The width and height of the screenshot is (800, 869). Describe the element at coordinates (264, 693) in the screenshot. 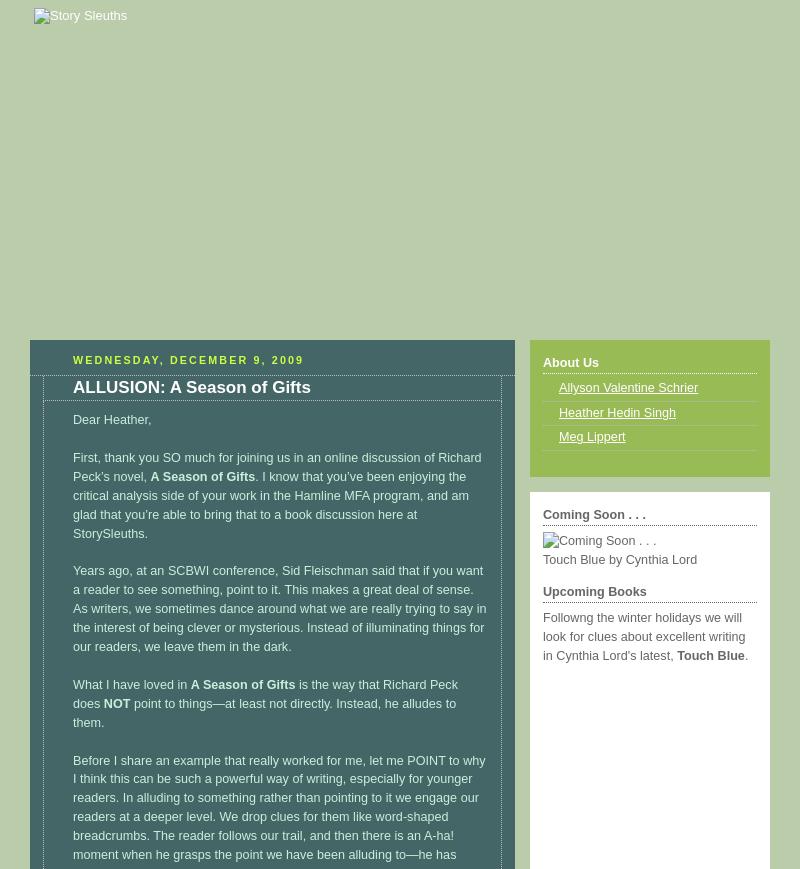

I see `'is the way that Richard Peck does'` at that location.